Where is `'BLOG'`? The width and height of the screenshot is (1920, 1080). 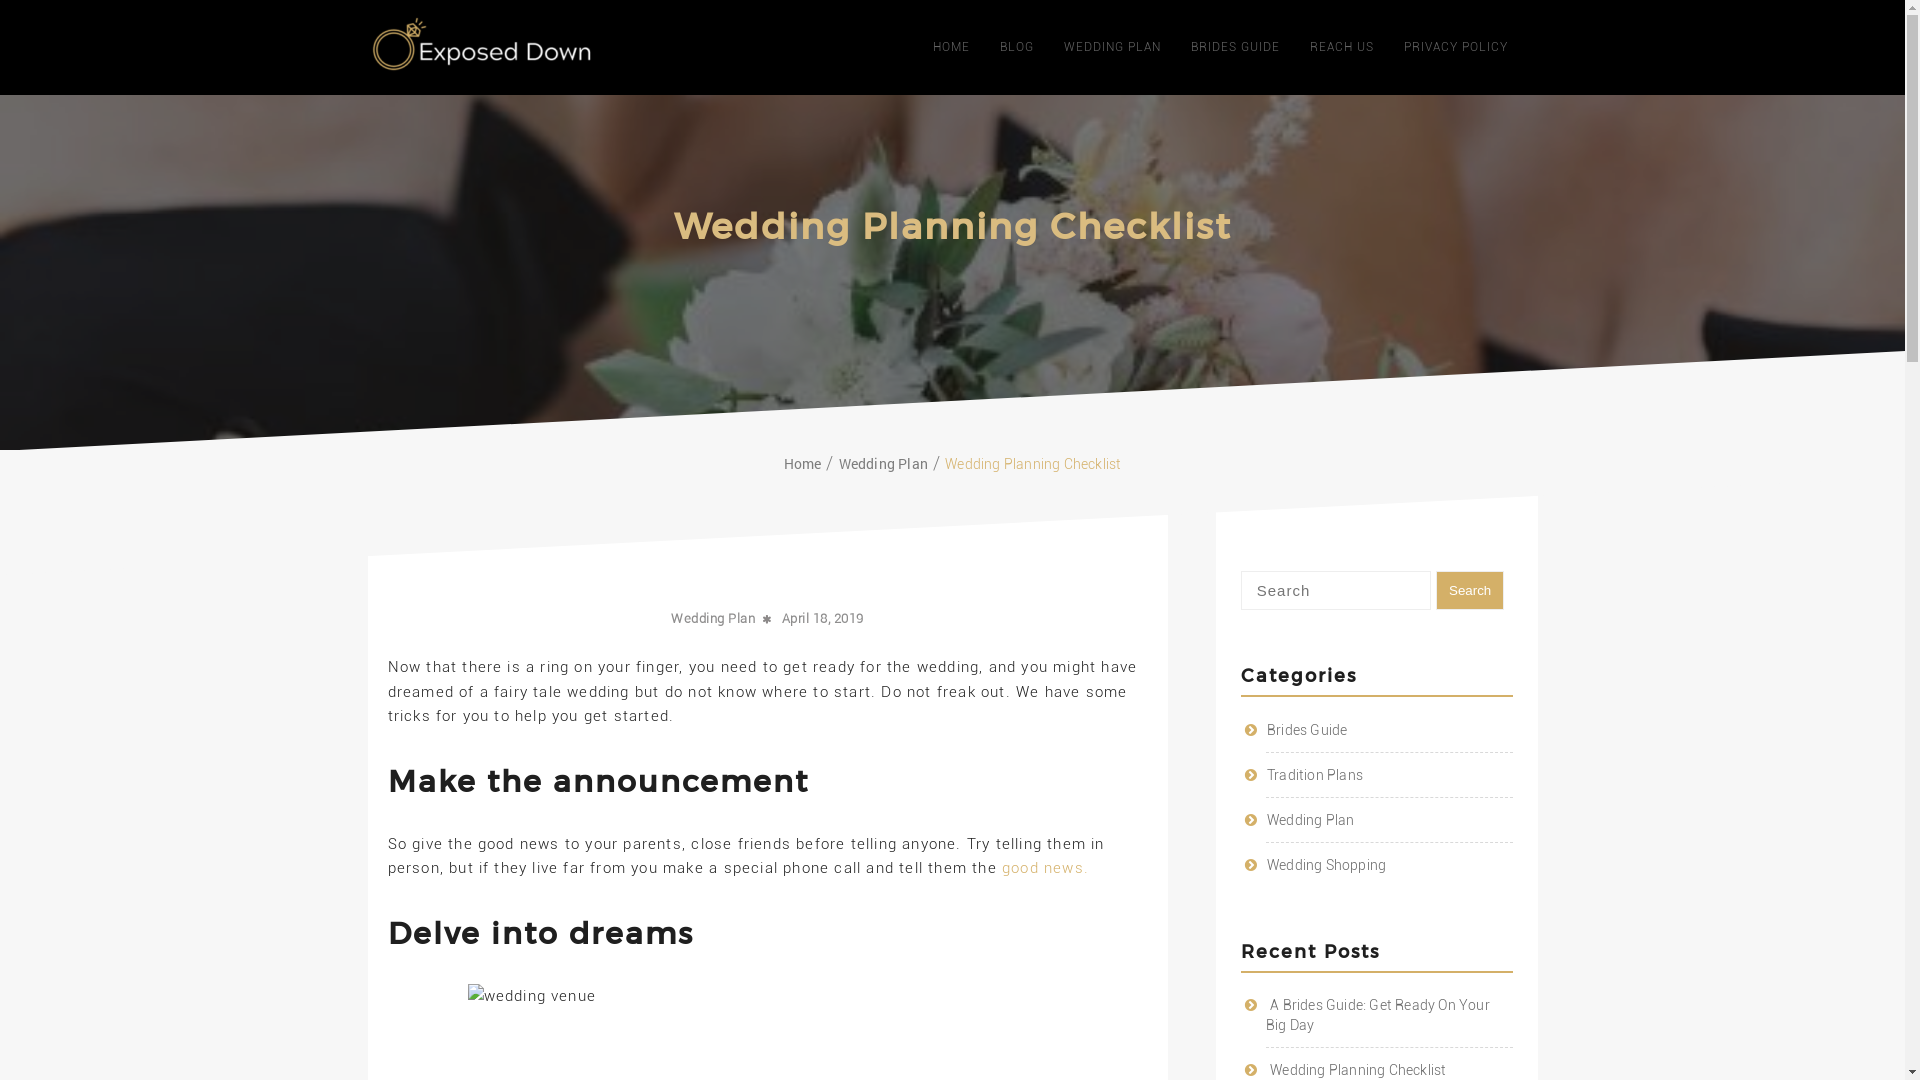
'BLOG' is located at coordinates (1017, 45).